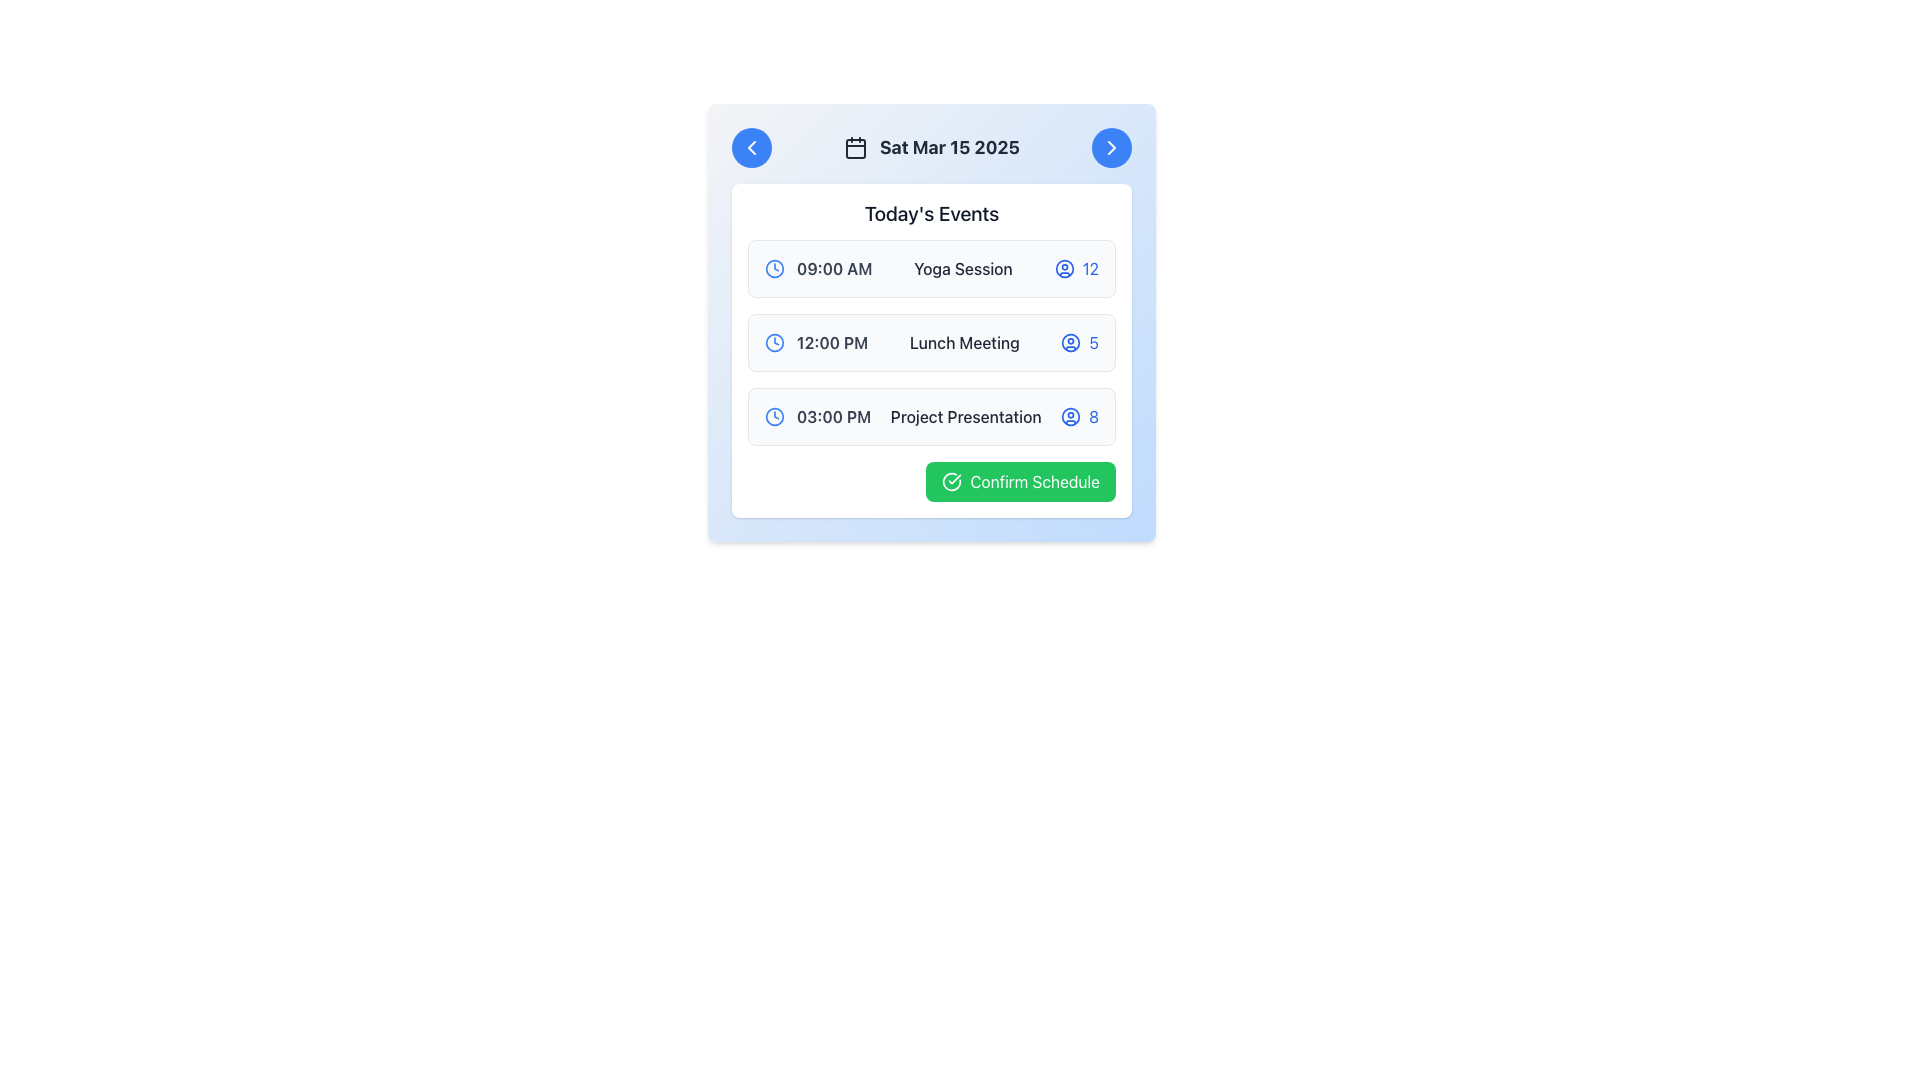 The image size is (1920, 1080). Describe the element at coordinates (816, 342) in the screenshot. I see `time displayed in the blue clock icon followed by the text label '12:00 PM' in bold gray font, which is part of the schedule item row labeled 'Lunch Meeting'` at that location.